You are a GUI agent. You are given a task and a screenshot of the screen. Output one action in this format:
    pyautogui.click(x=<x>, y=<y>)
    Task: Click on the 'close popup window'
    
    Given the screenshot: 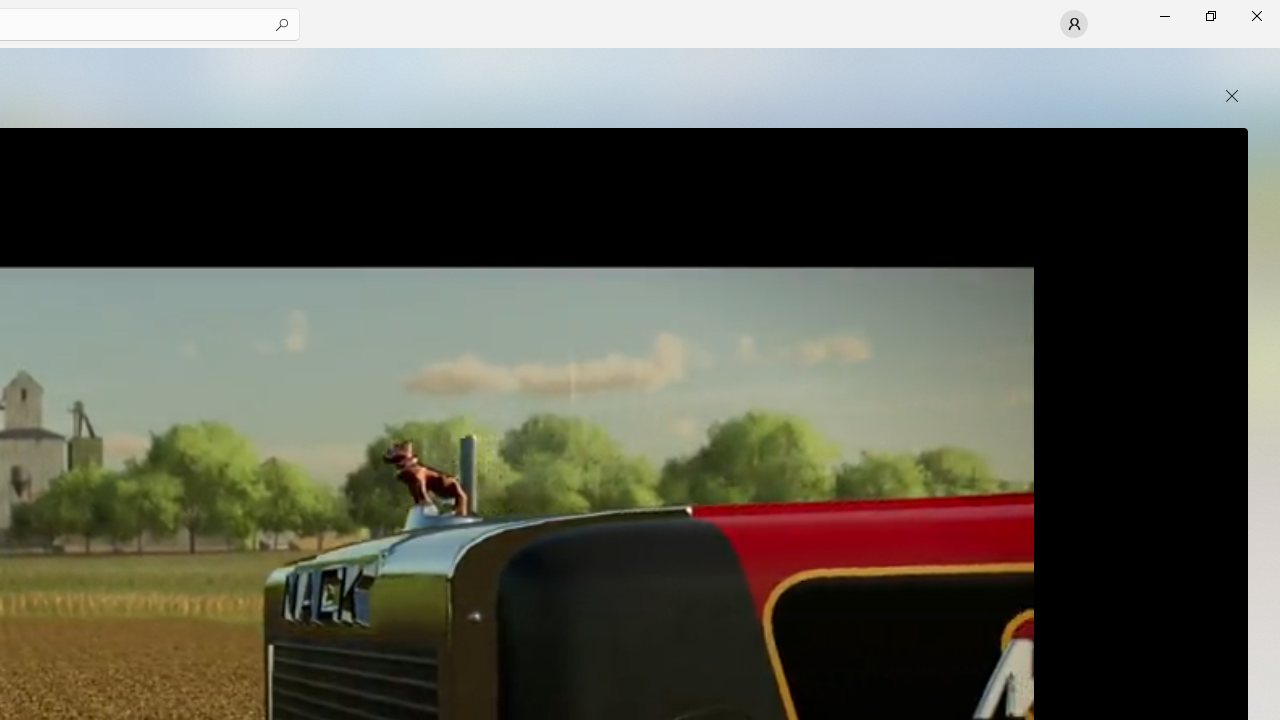 What is the action you would take?
    pyautogui.click(x=1231, y=96)
    